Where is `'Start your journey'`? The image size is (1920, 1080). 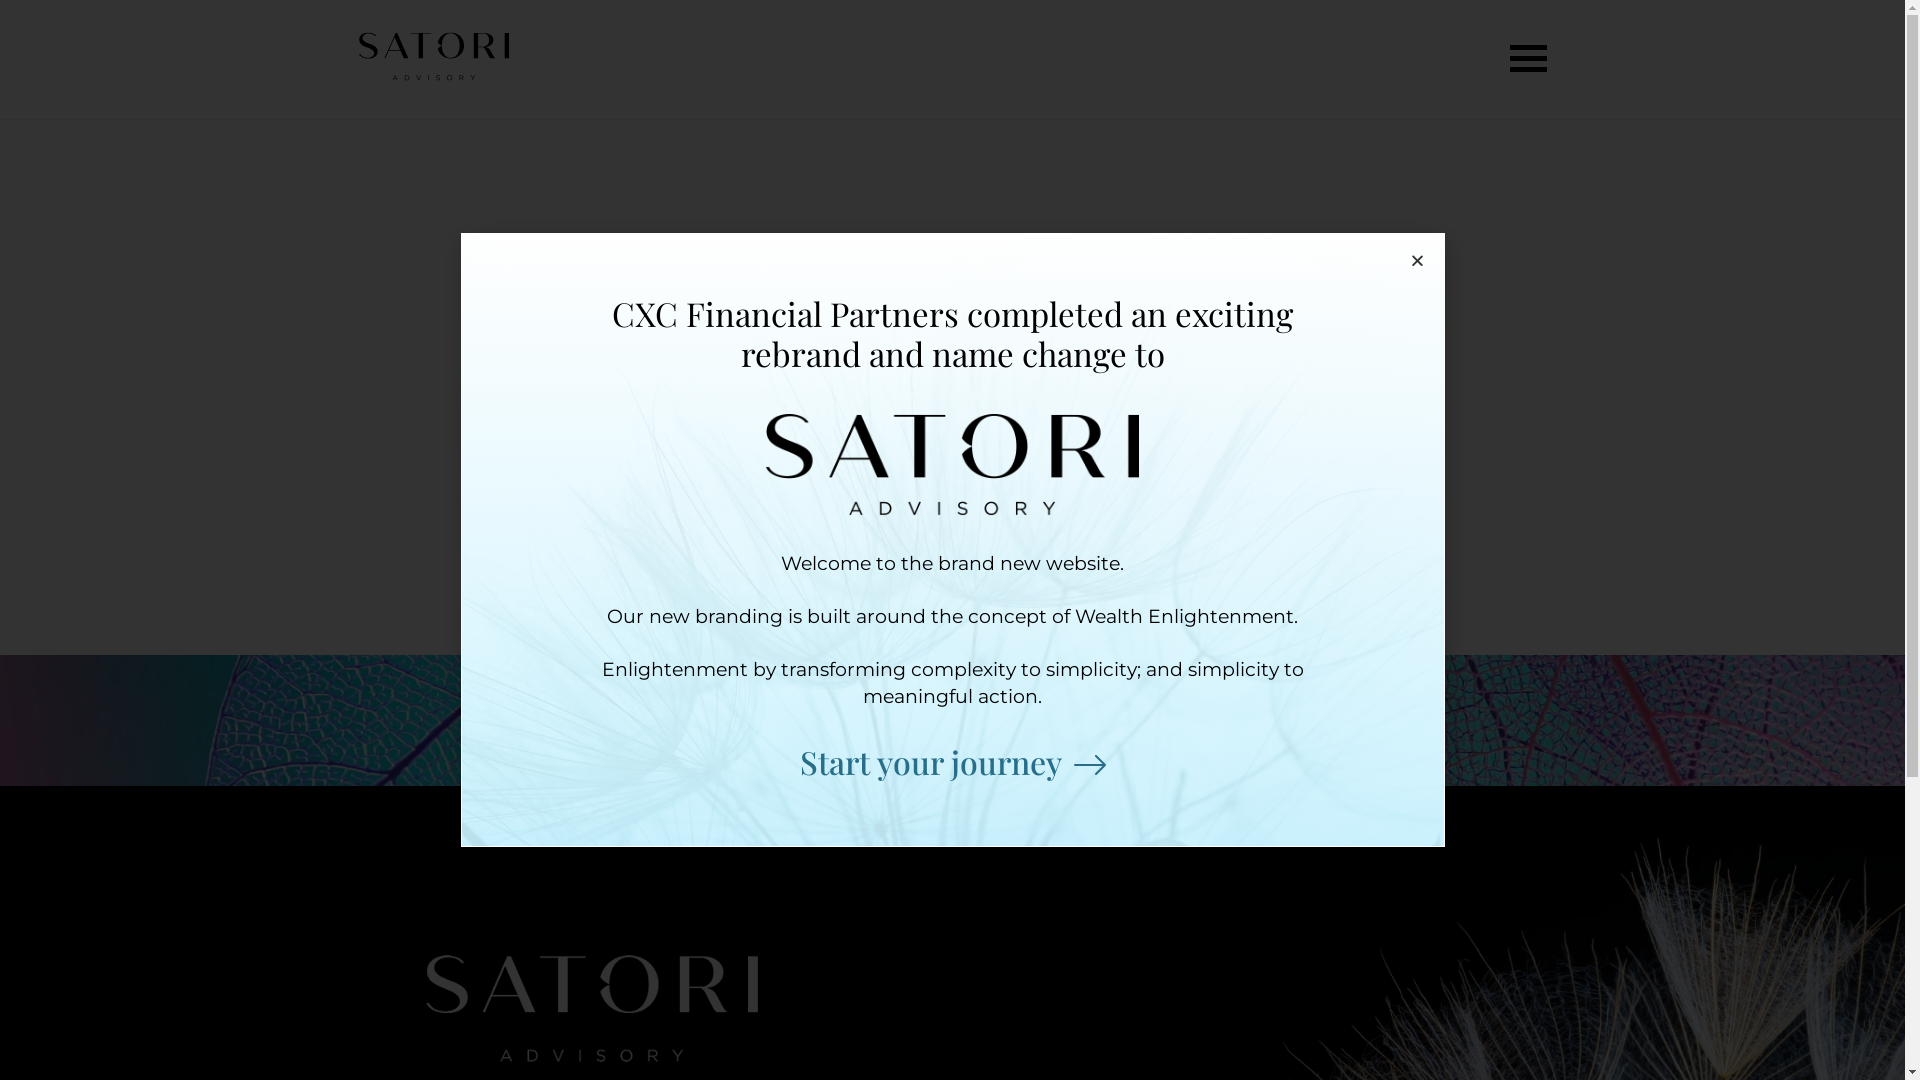 'Start your journey' is located at coordinates (952, 763).